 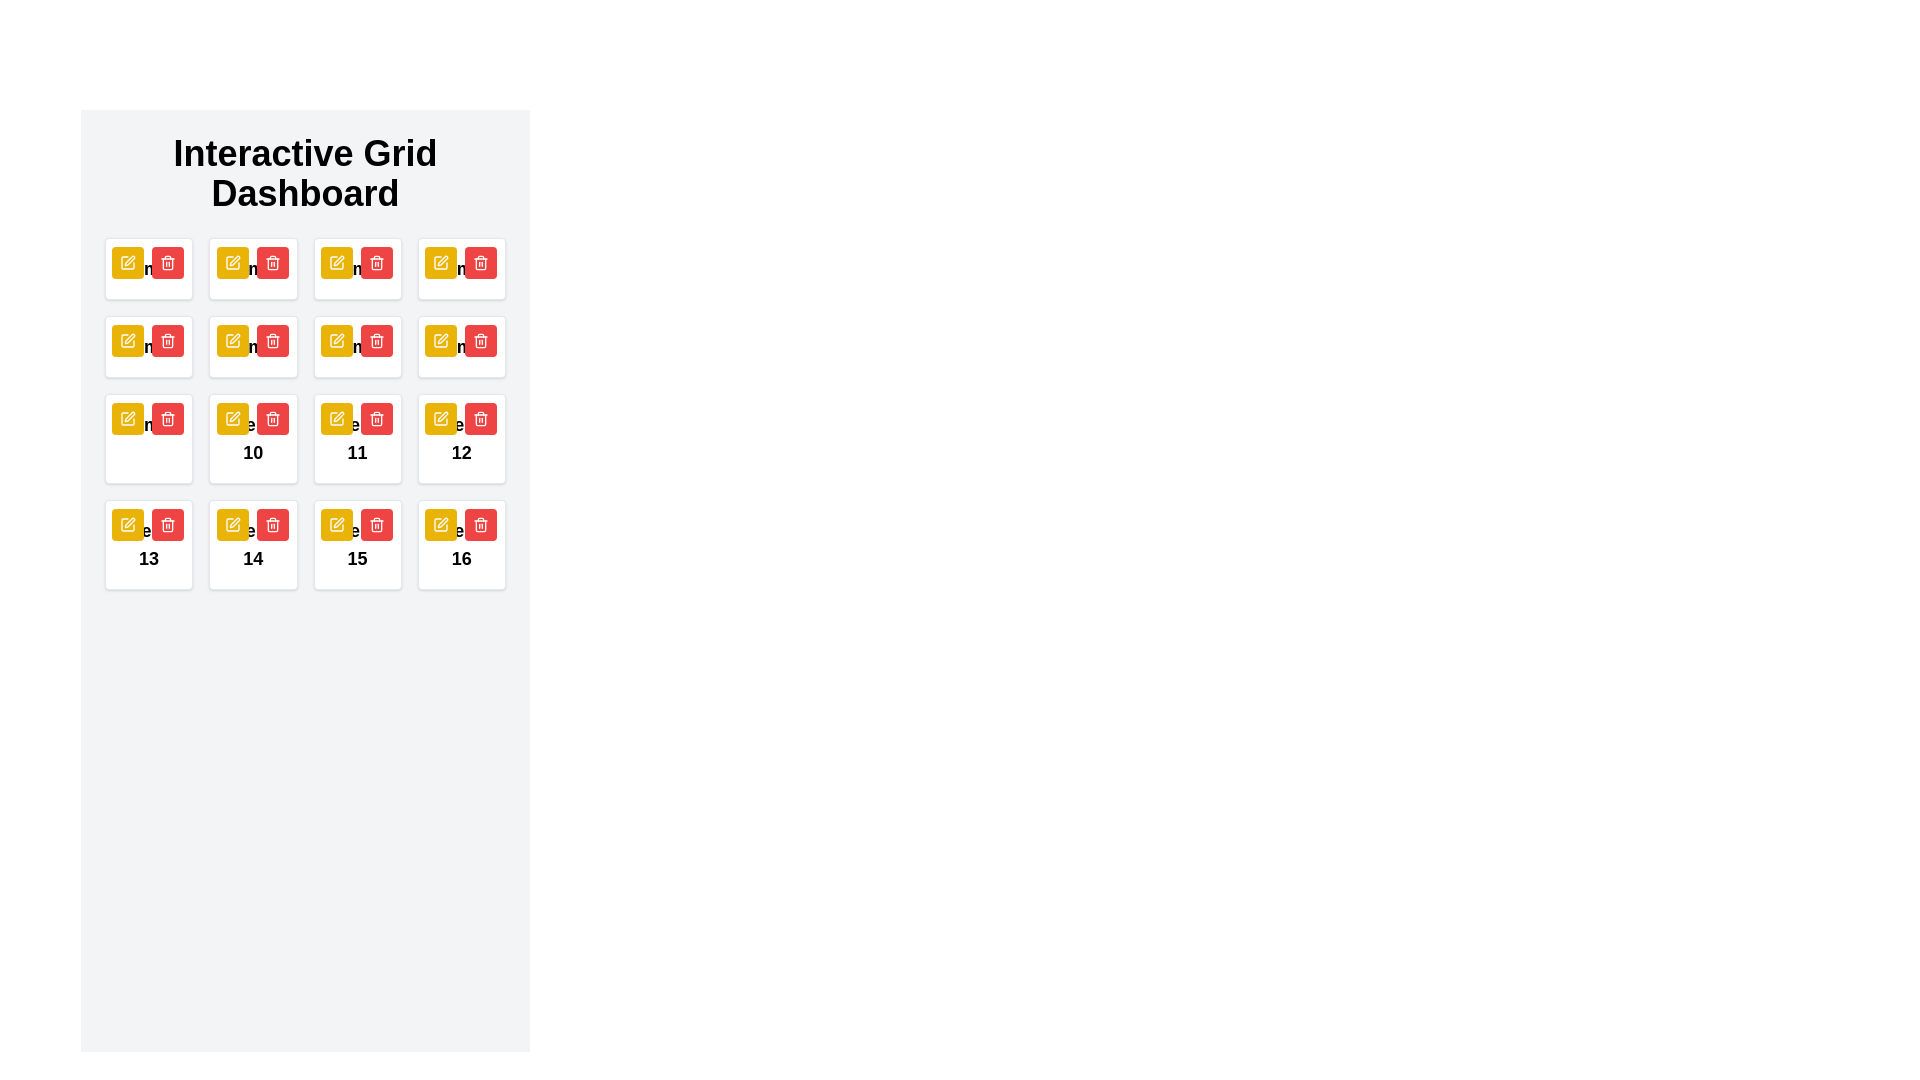 I want to click on the 'Edit' icon located within the yellow button, so click(x=232, y=418).